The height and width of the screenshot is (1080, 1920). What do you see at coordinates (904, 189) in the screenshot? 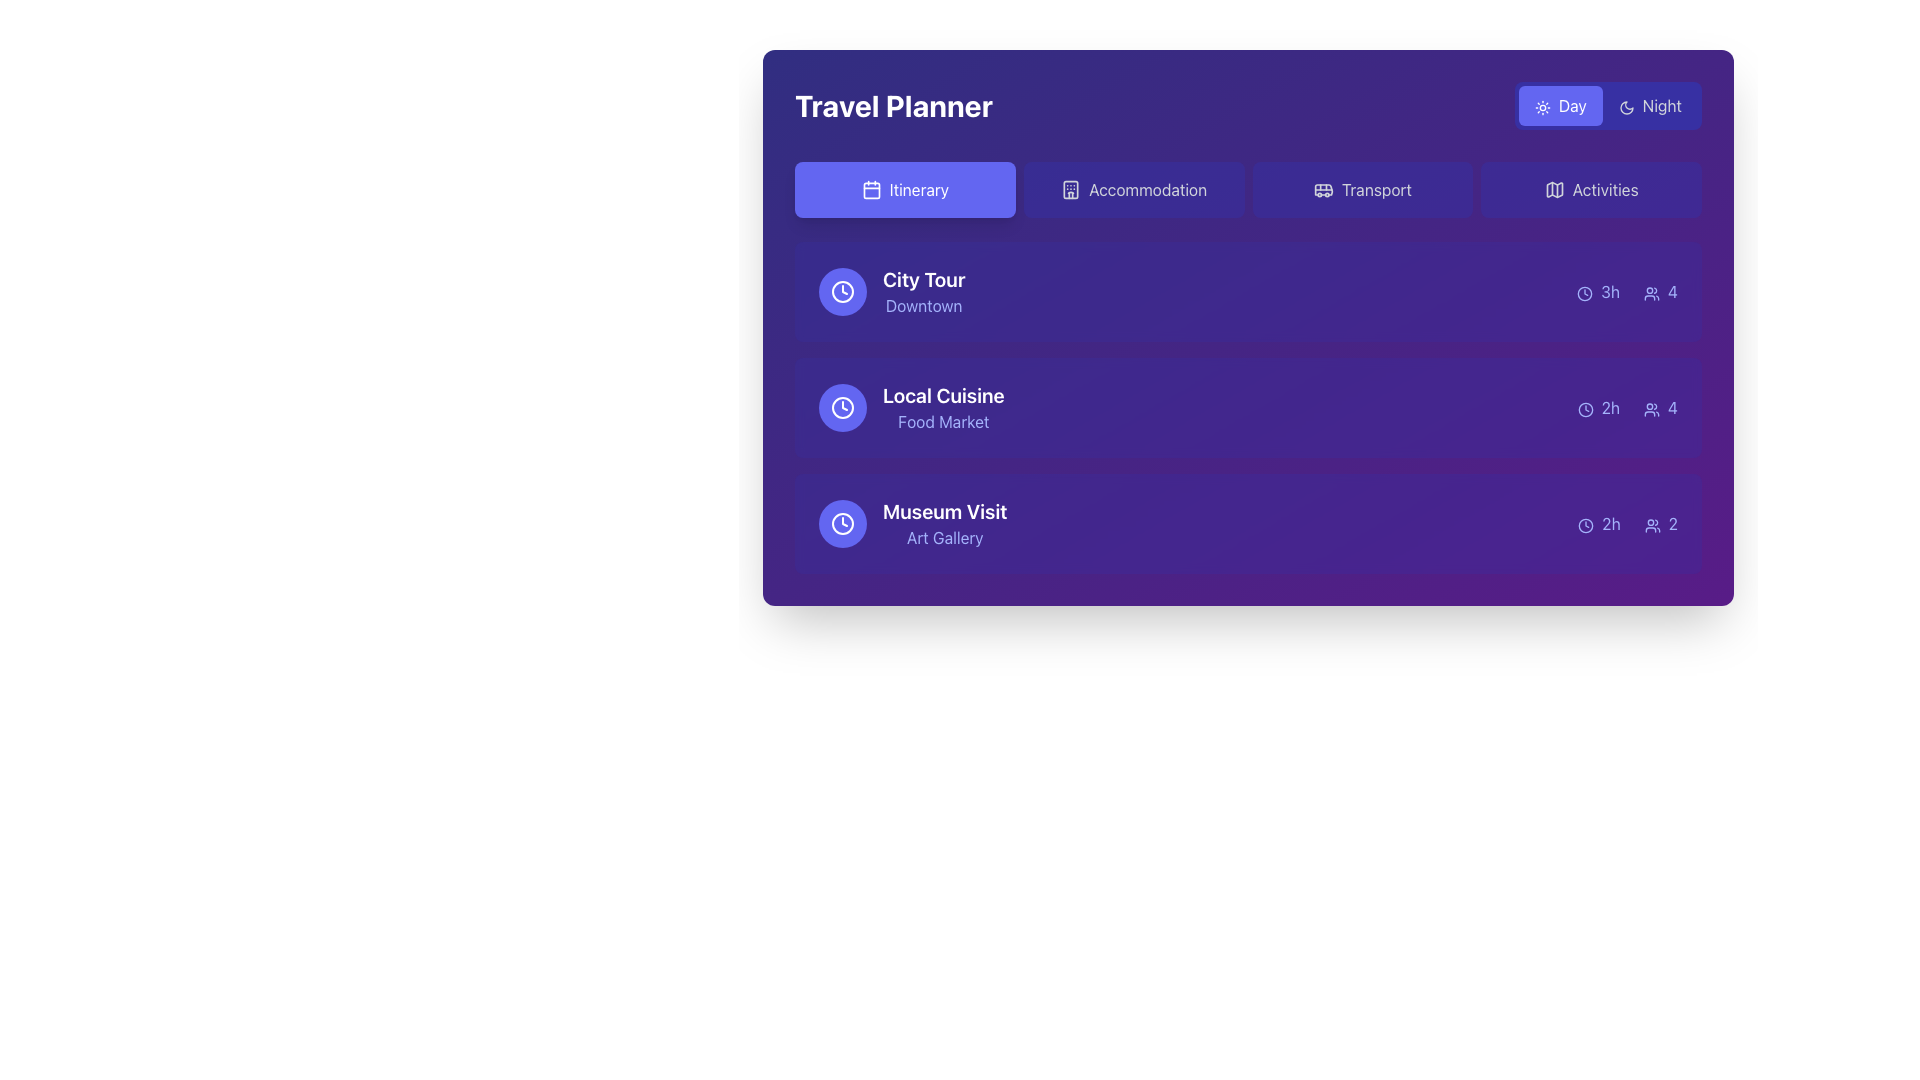
I see `the 'Itinerary' button, which is a rectangular button with rounded corners, featuring a white calendar icon and bold white text, using a touch gesture` at bounding box center [904, 189].